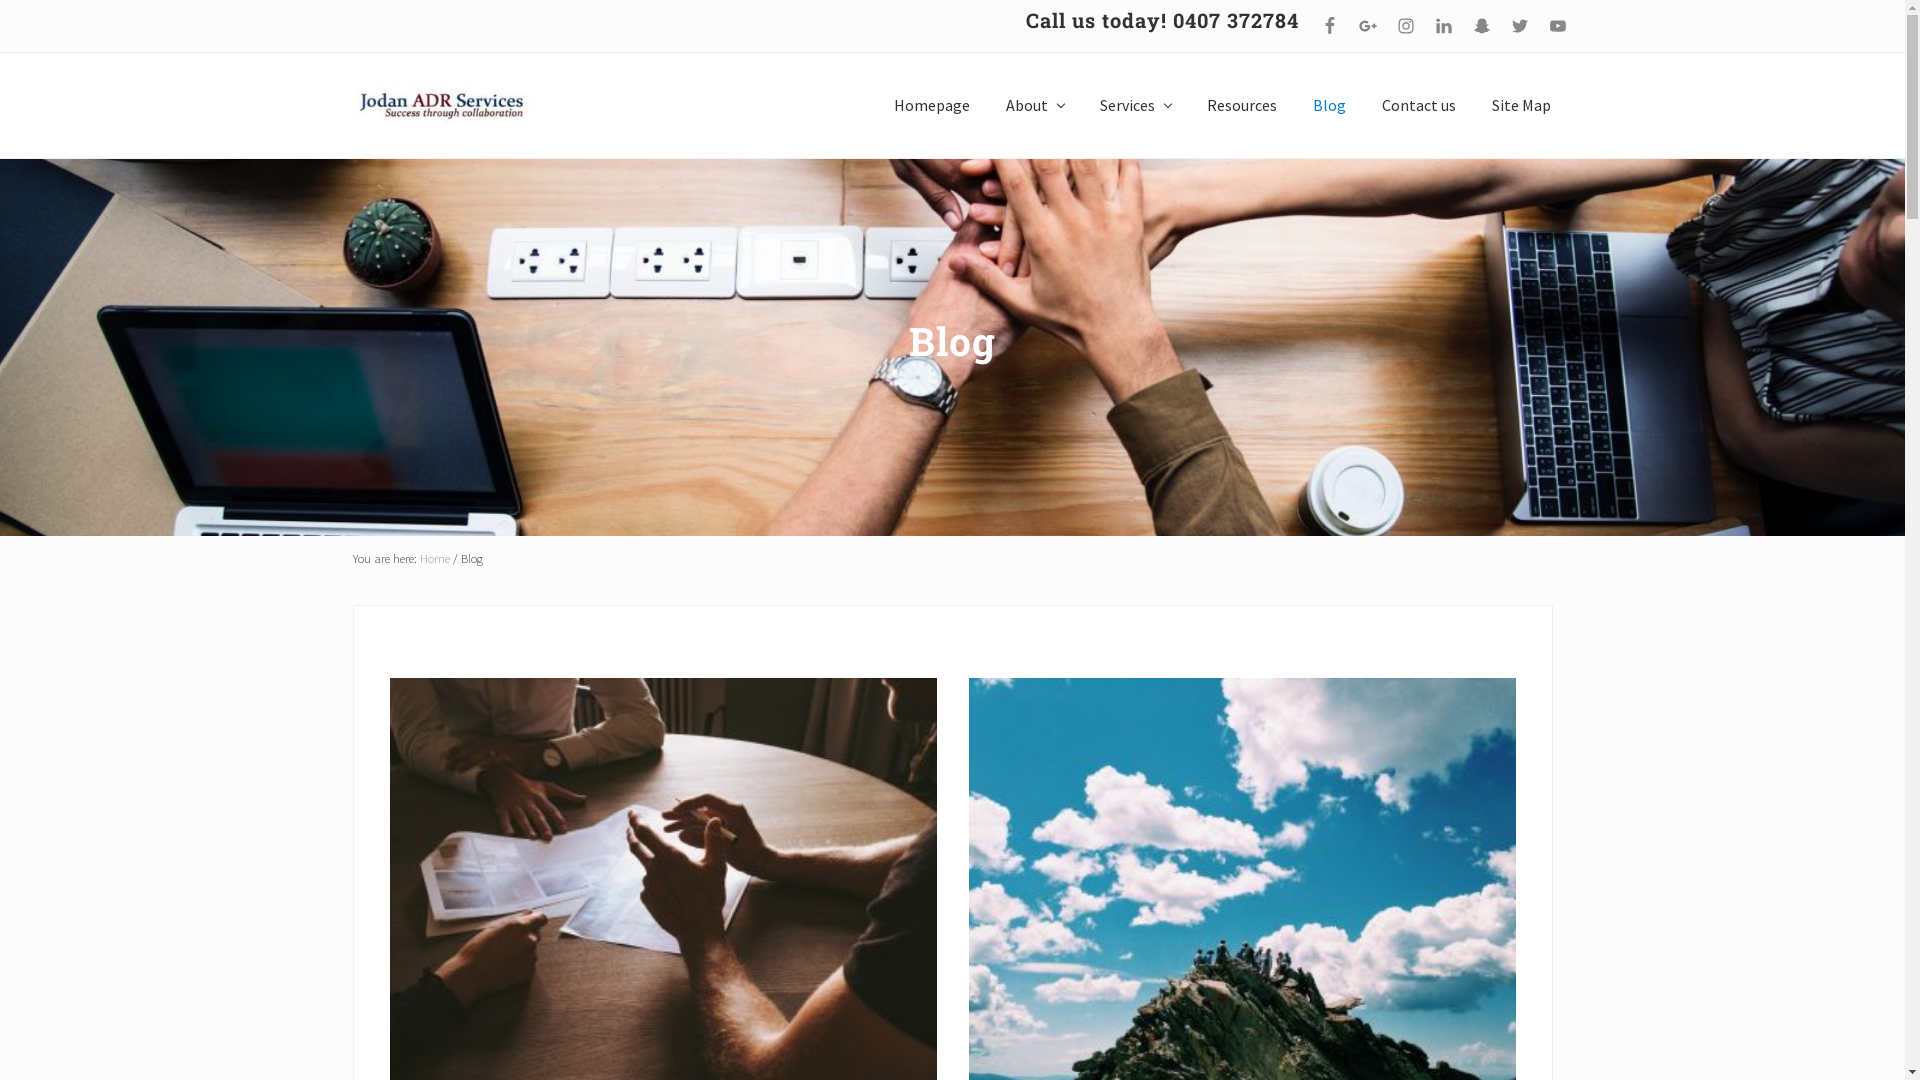  I want to click on 'Facebook', so click(1329, 26).